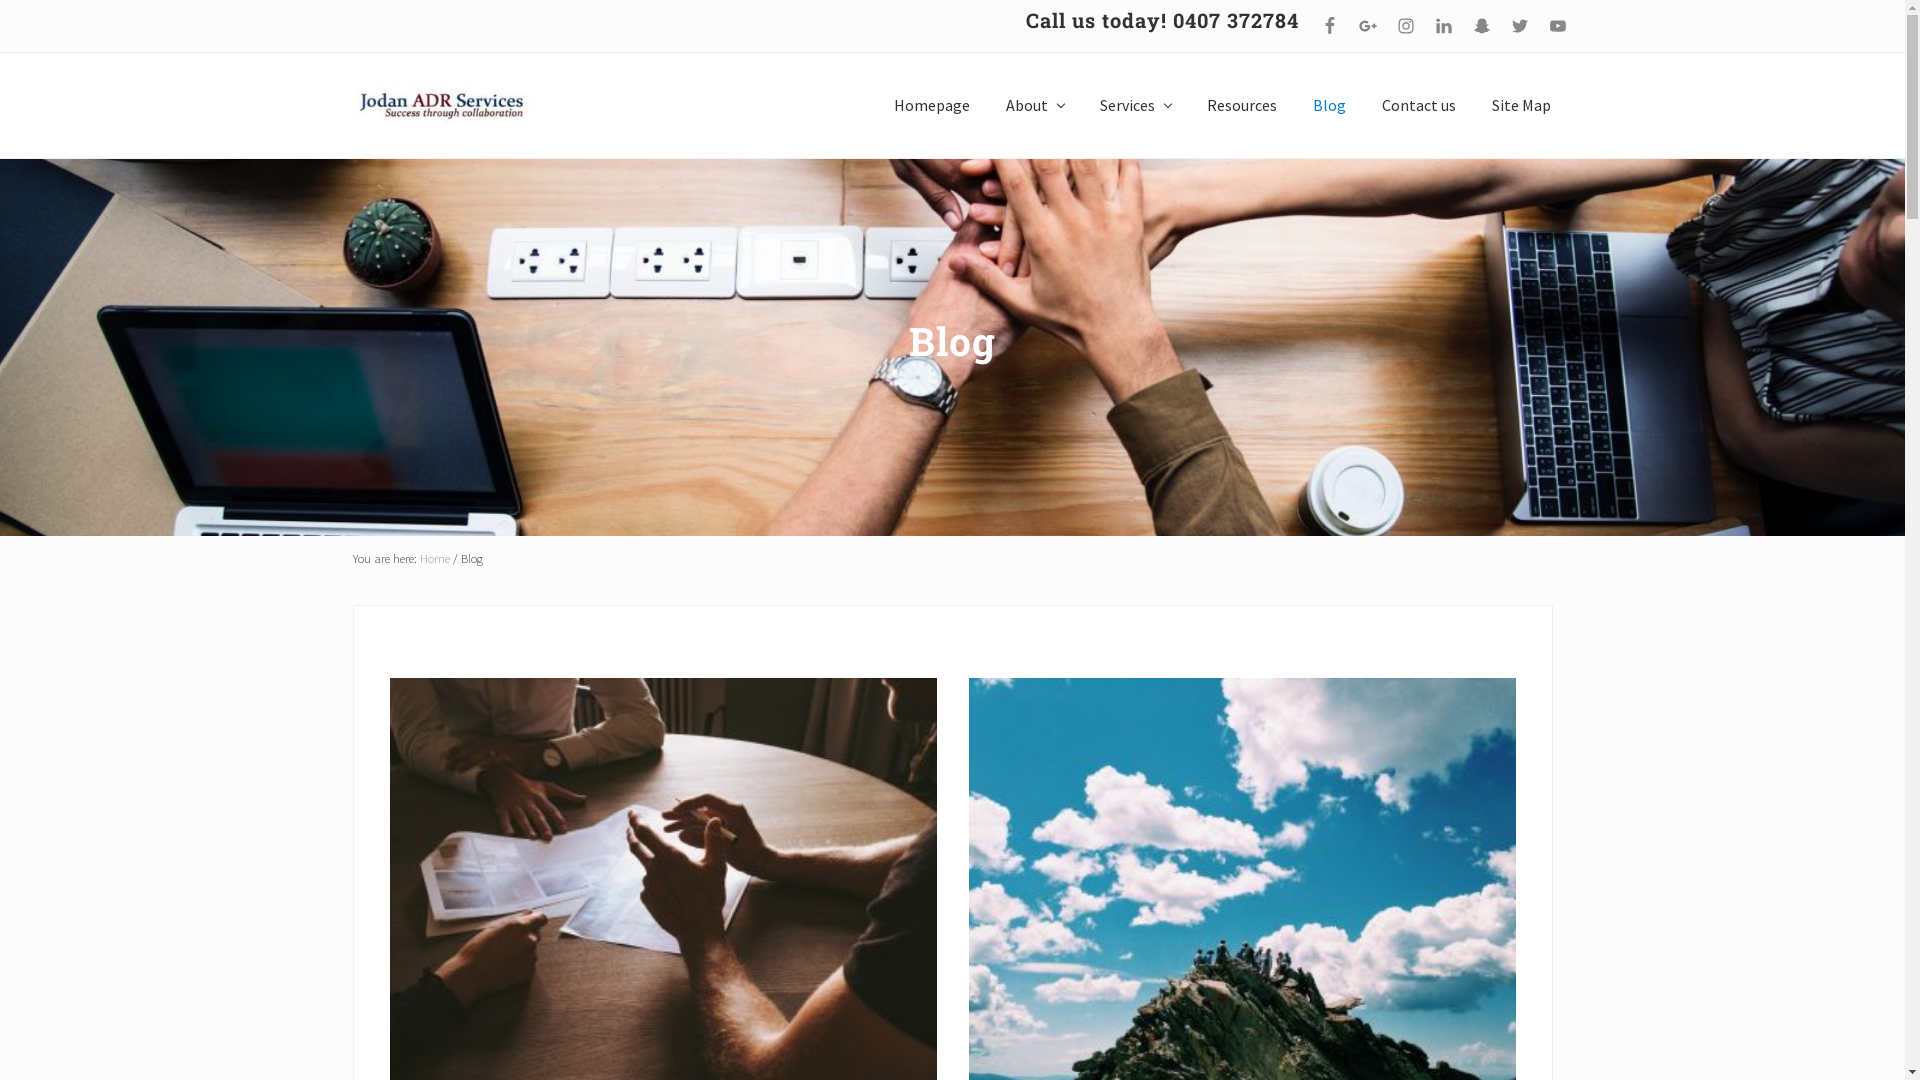  I want to click on 'Facebook', so click(1329, 26).